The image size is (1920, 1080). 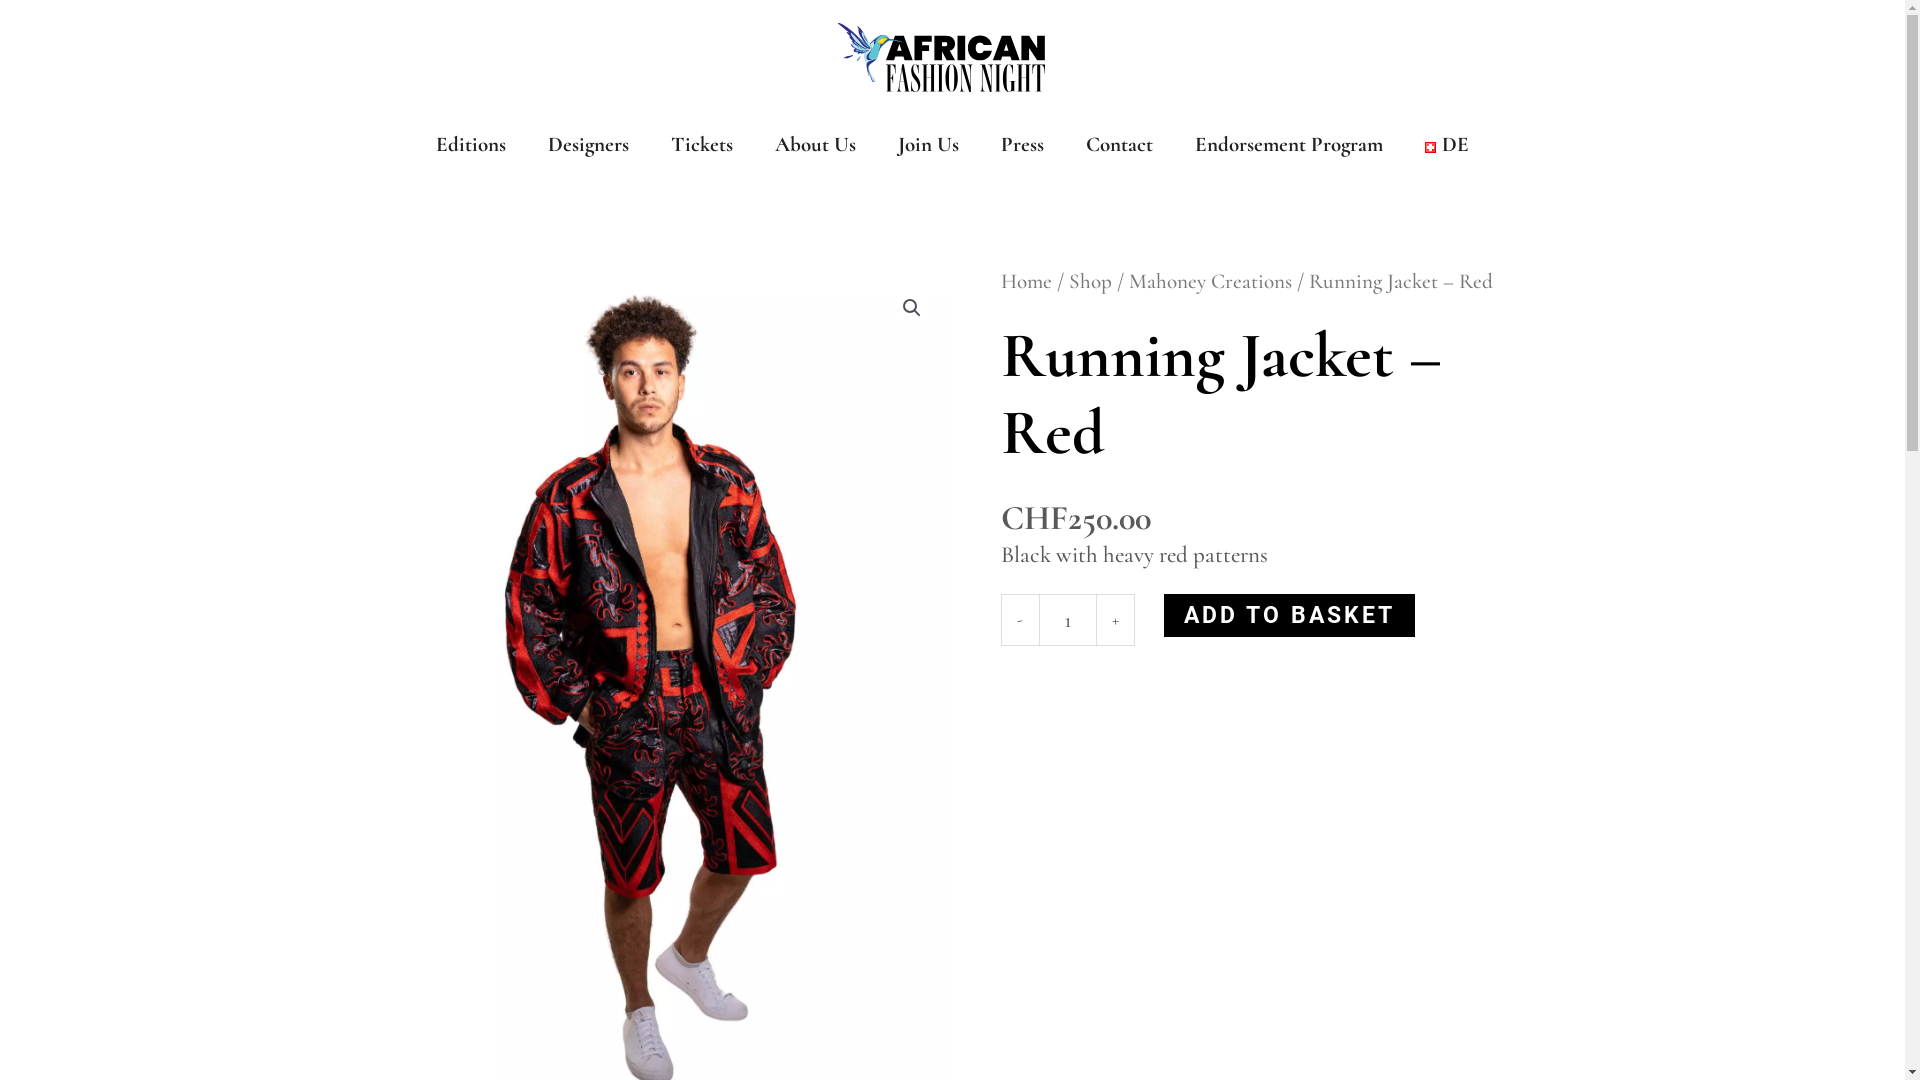 I want to click on 'Editions', so click(x=469, y=144).